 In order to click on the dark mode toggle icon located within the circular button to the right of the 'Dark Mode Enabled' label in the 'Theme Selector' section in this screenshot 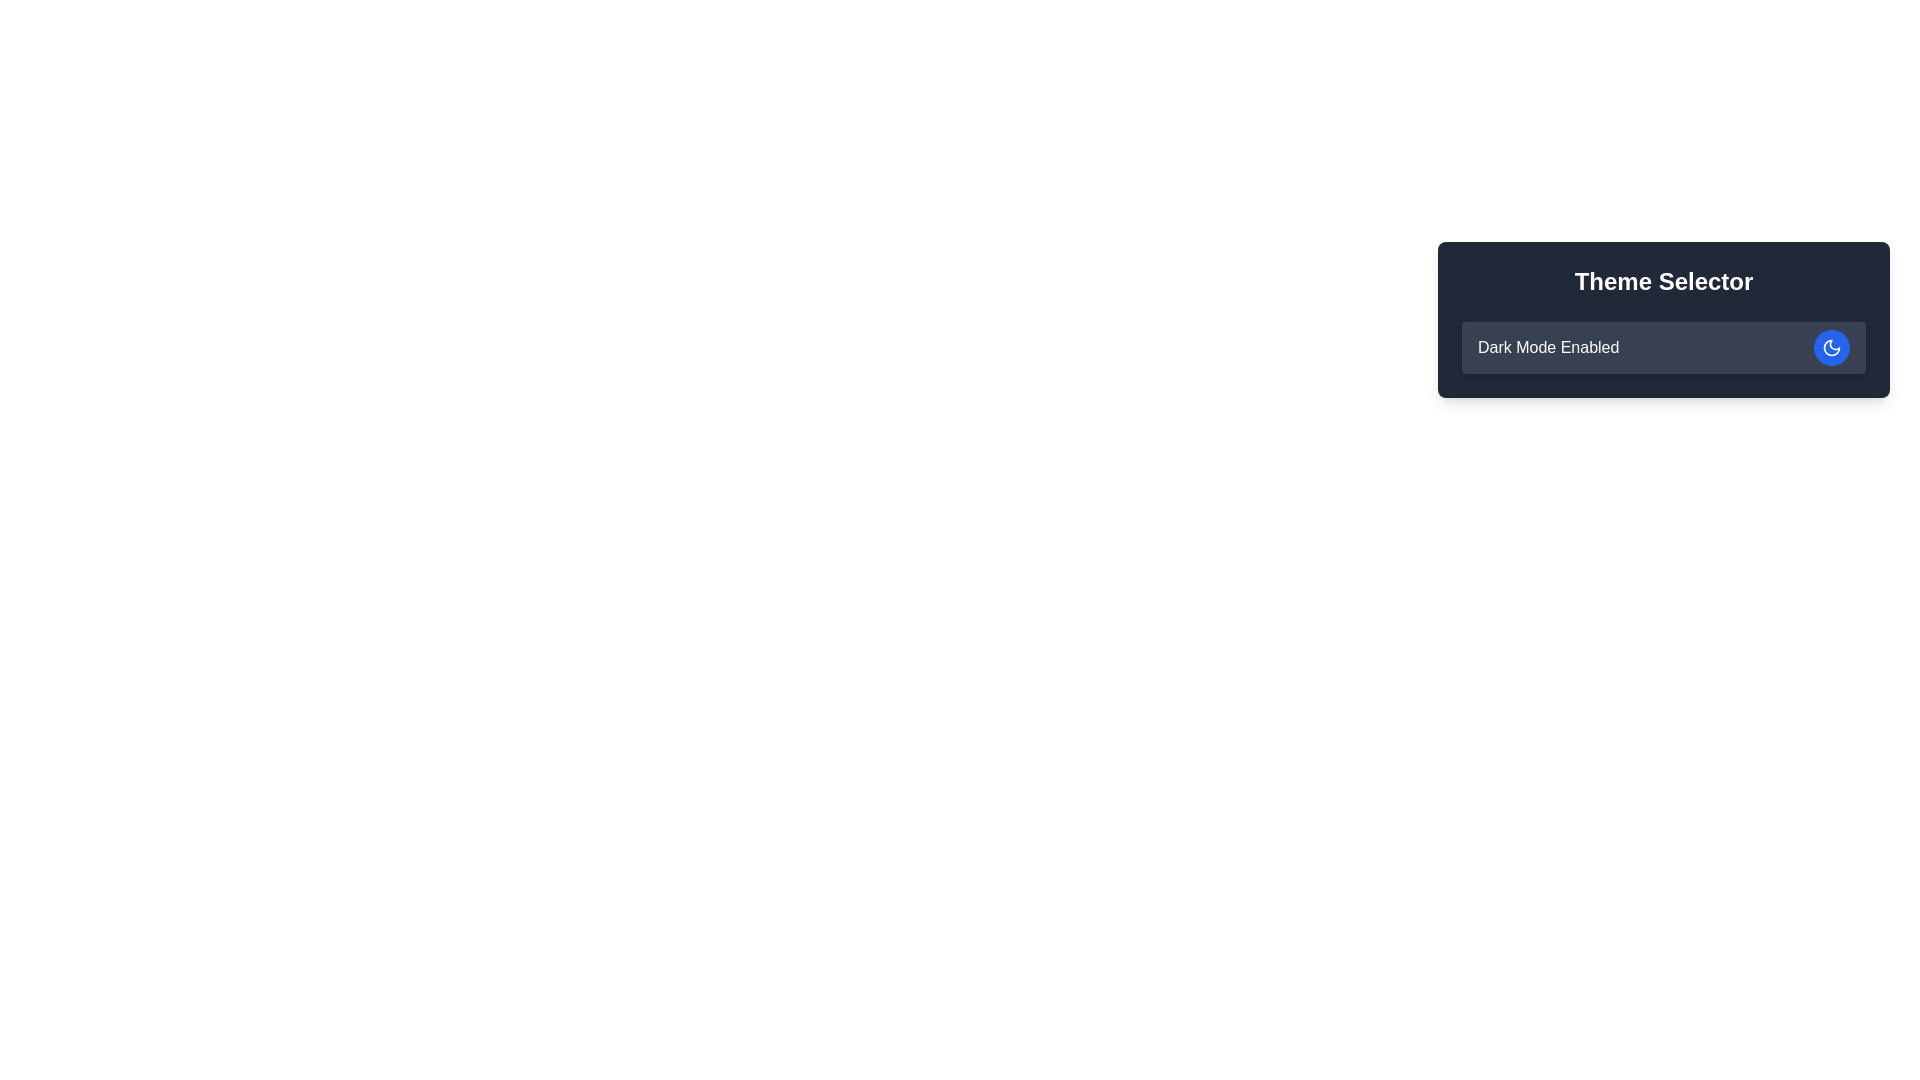, I will do `click(1832, 346)`.